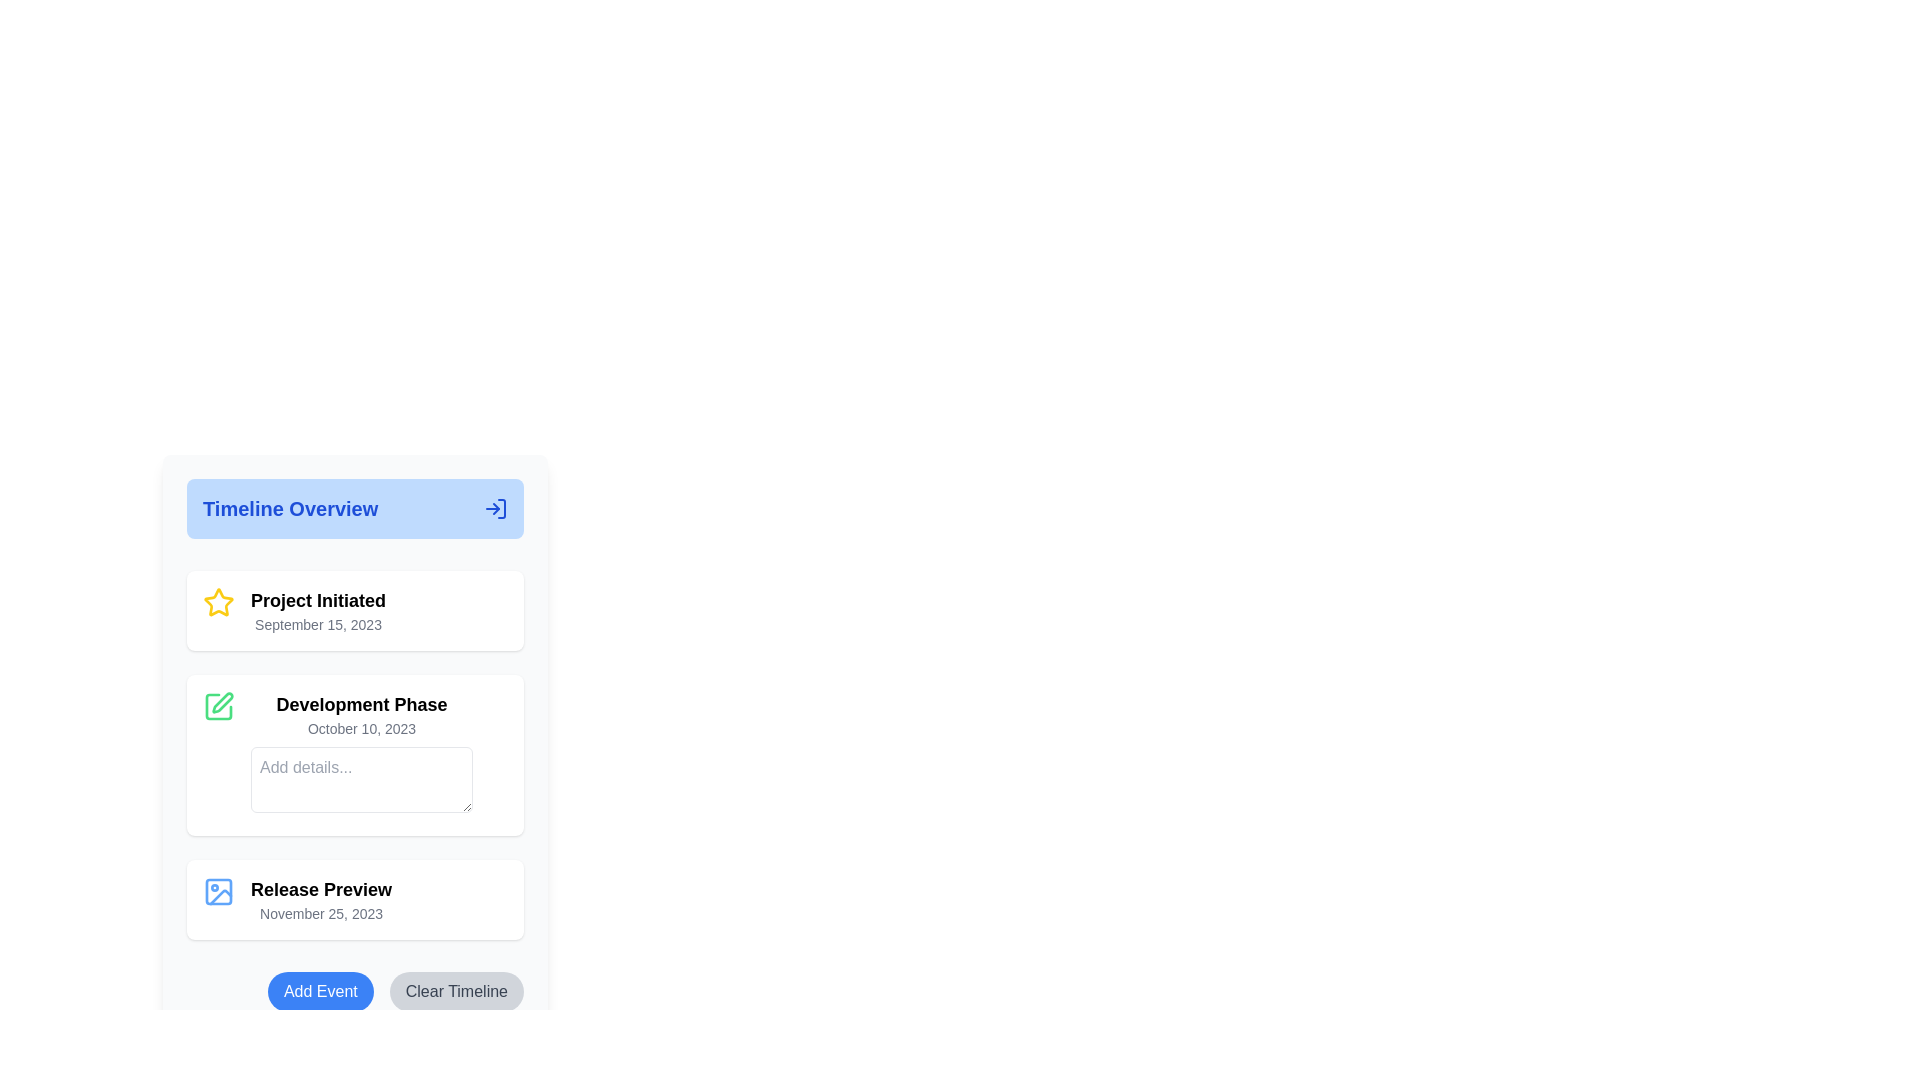 This screenshot has width=1920, height=1080. Describe the element at coordinates (361, 729) in the screenshot. I see `the Text Label displaying 'October 10, 2023', which is located beneath the 'Development Phase' title and above the input field labeled 'Add details...'` at that location.